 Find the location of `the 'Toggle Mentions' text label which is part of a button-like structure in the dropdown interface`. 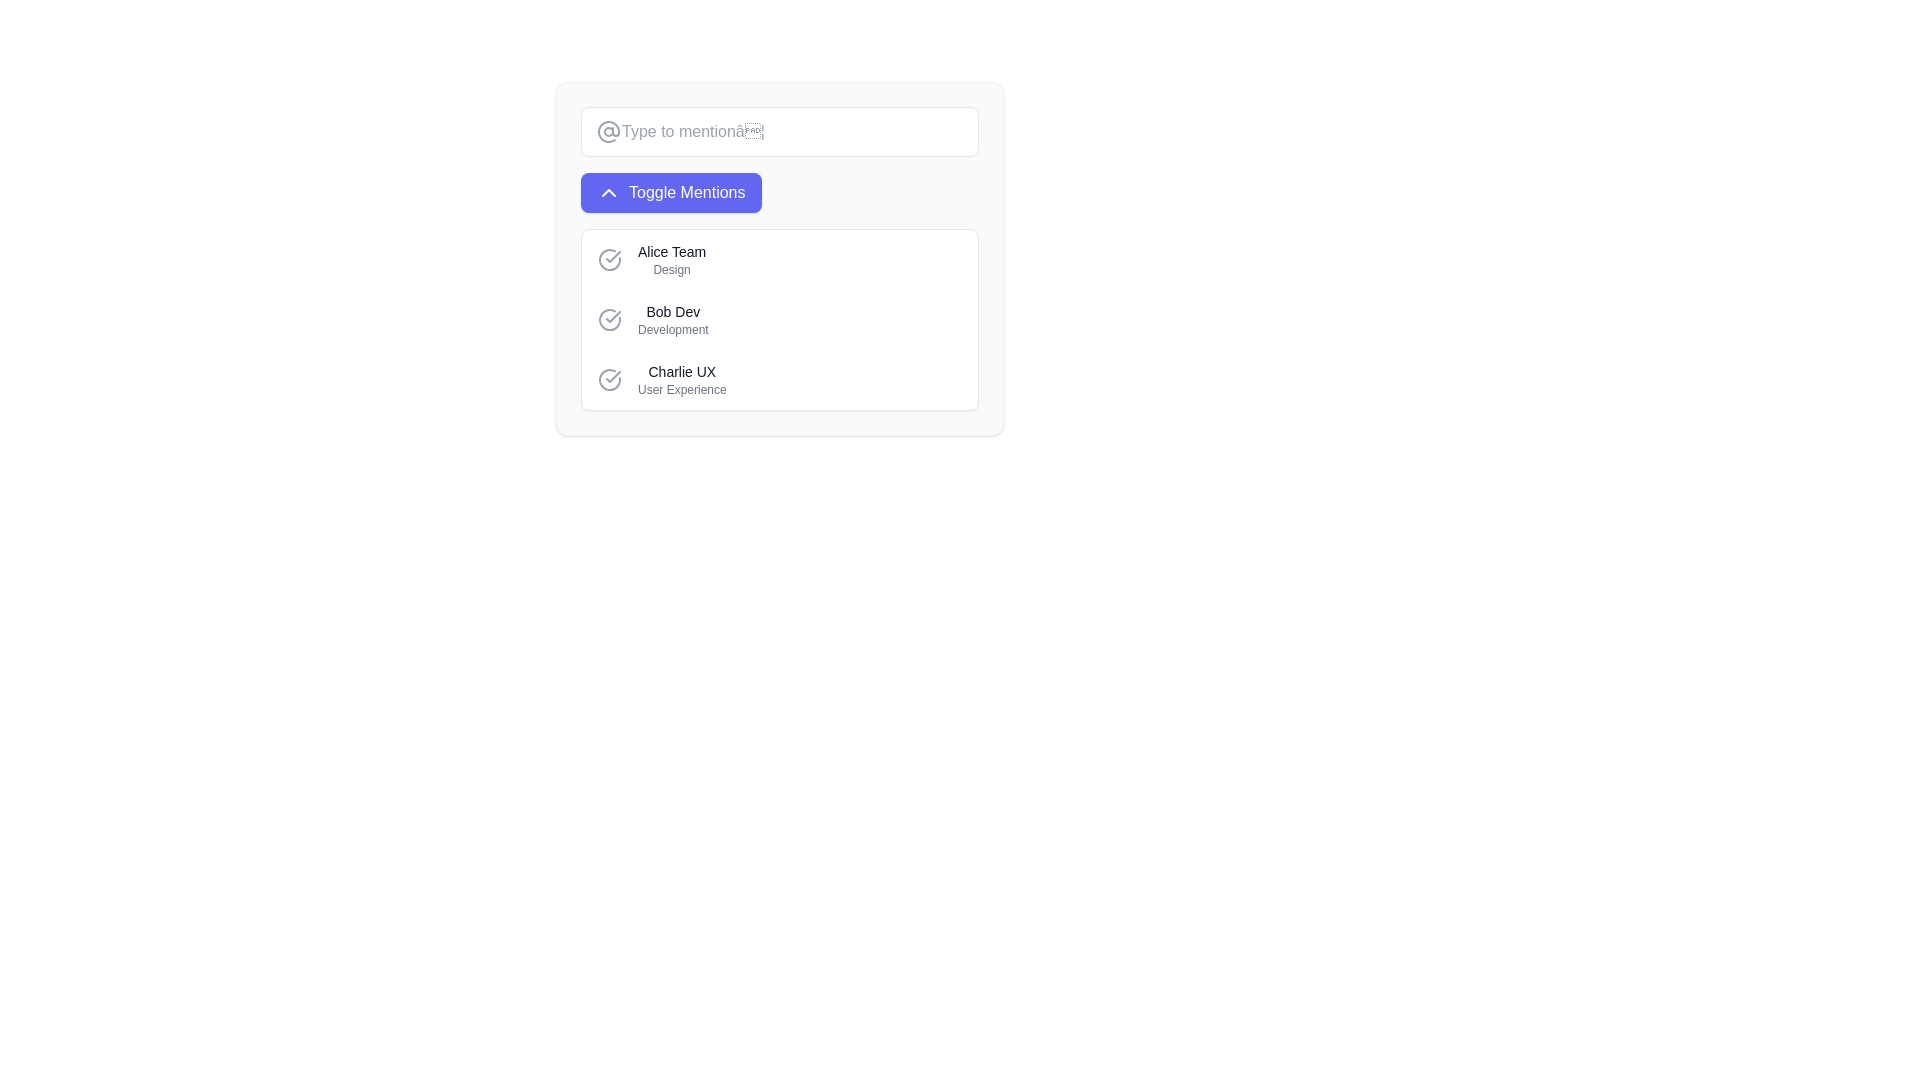

the 'Toggle Mentions' text label which is part of a button-like structure in the dropdown interface is located at coordinates (687, 192).